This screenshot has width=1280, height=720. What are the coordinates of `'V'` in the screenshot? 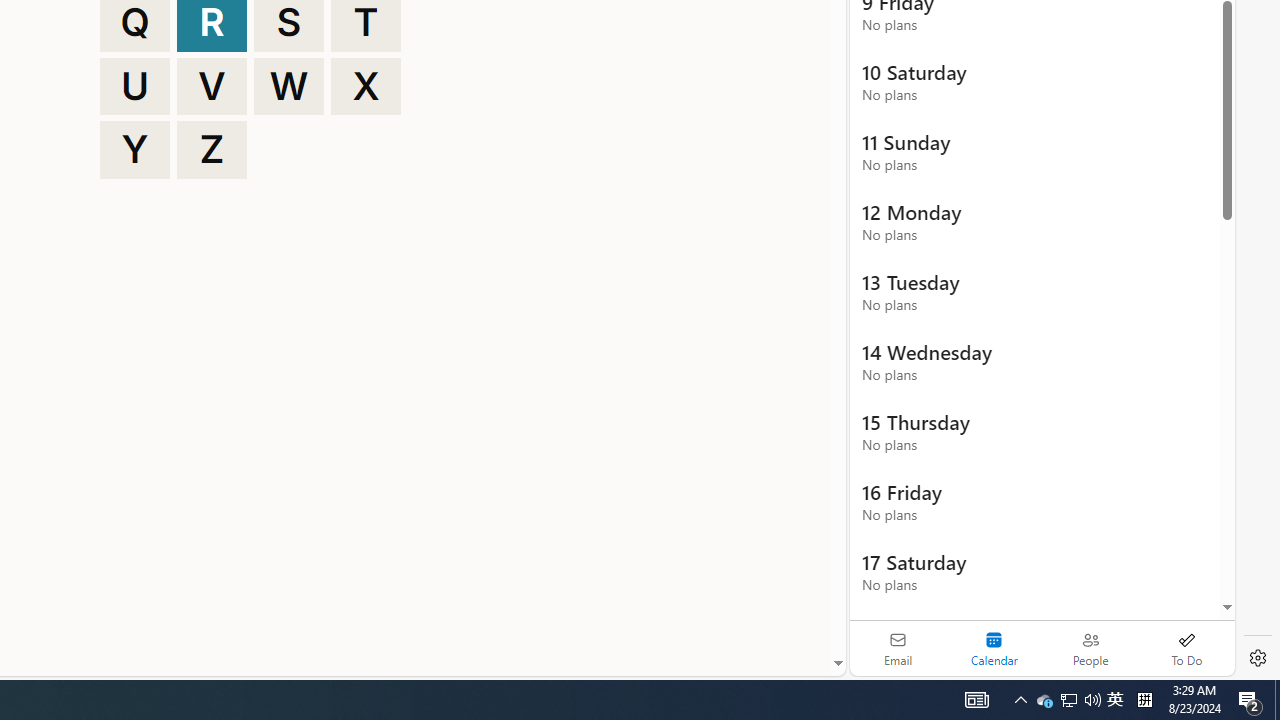 It's located at (212, 85).